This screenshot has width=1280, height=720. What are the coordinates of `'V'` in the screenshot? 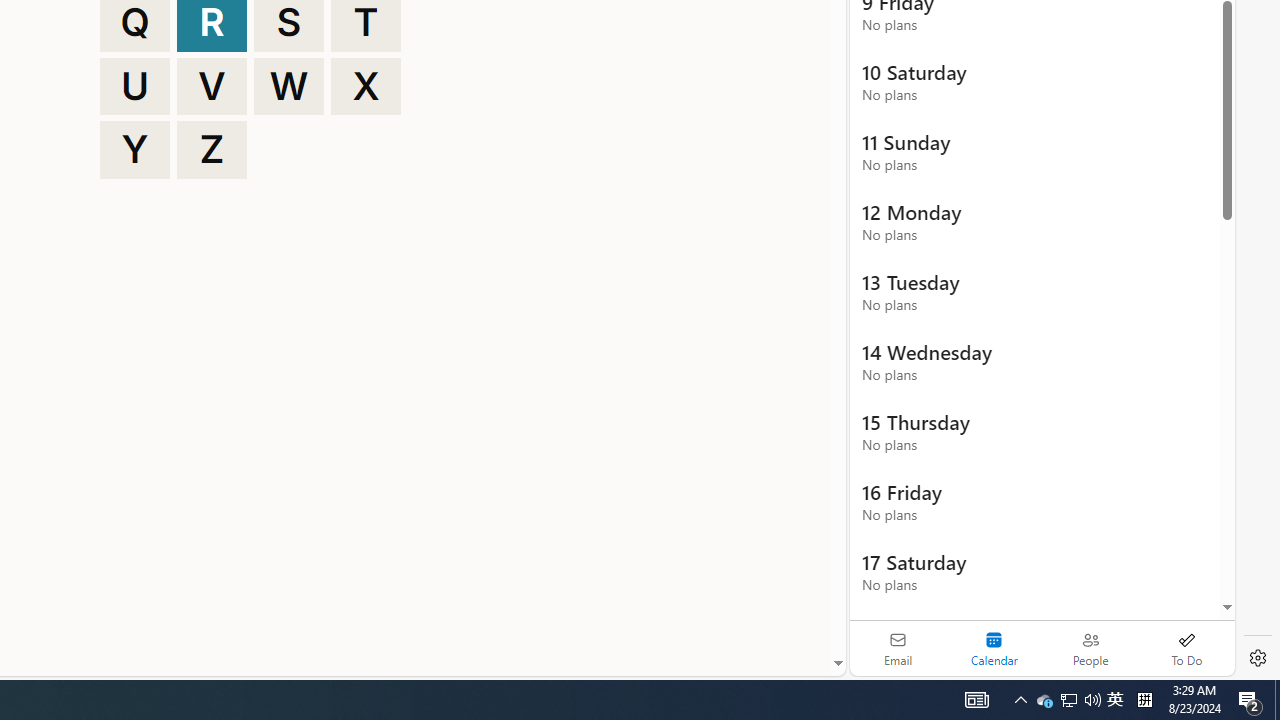 It's located at (212, 85).